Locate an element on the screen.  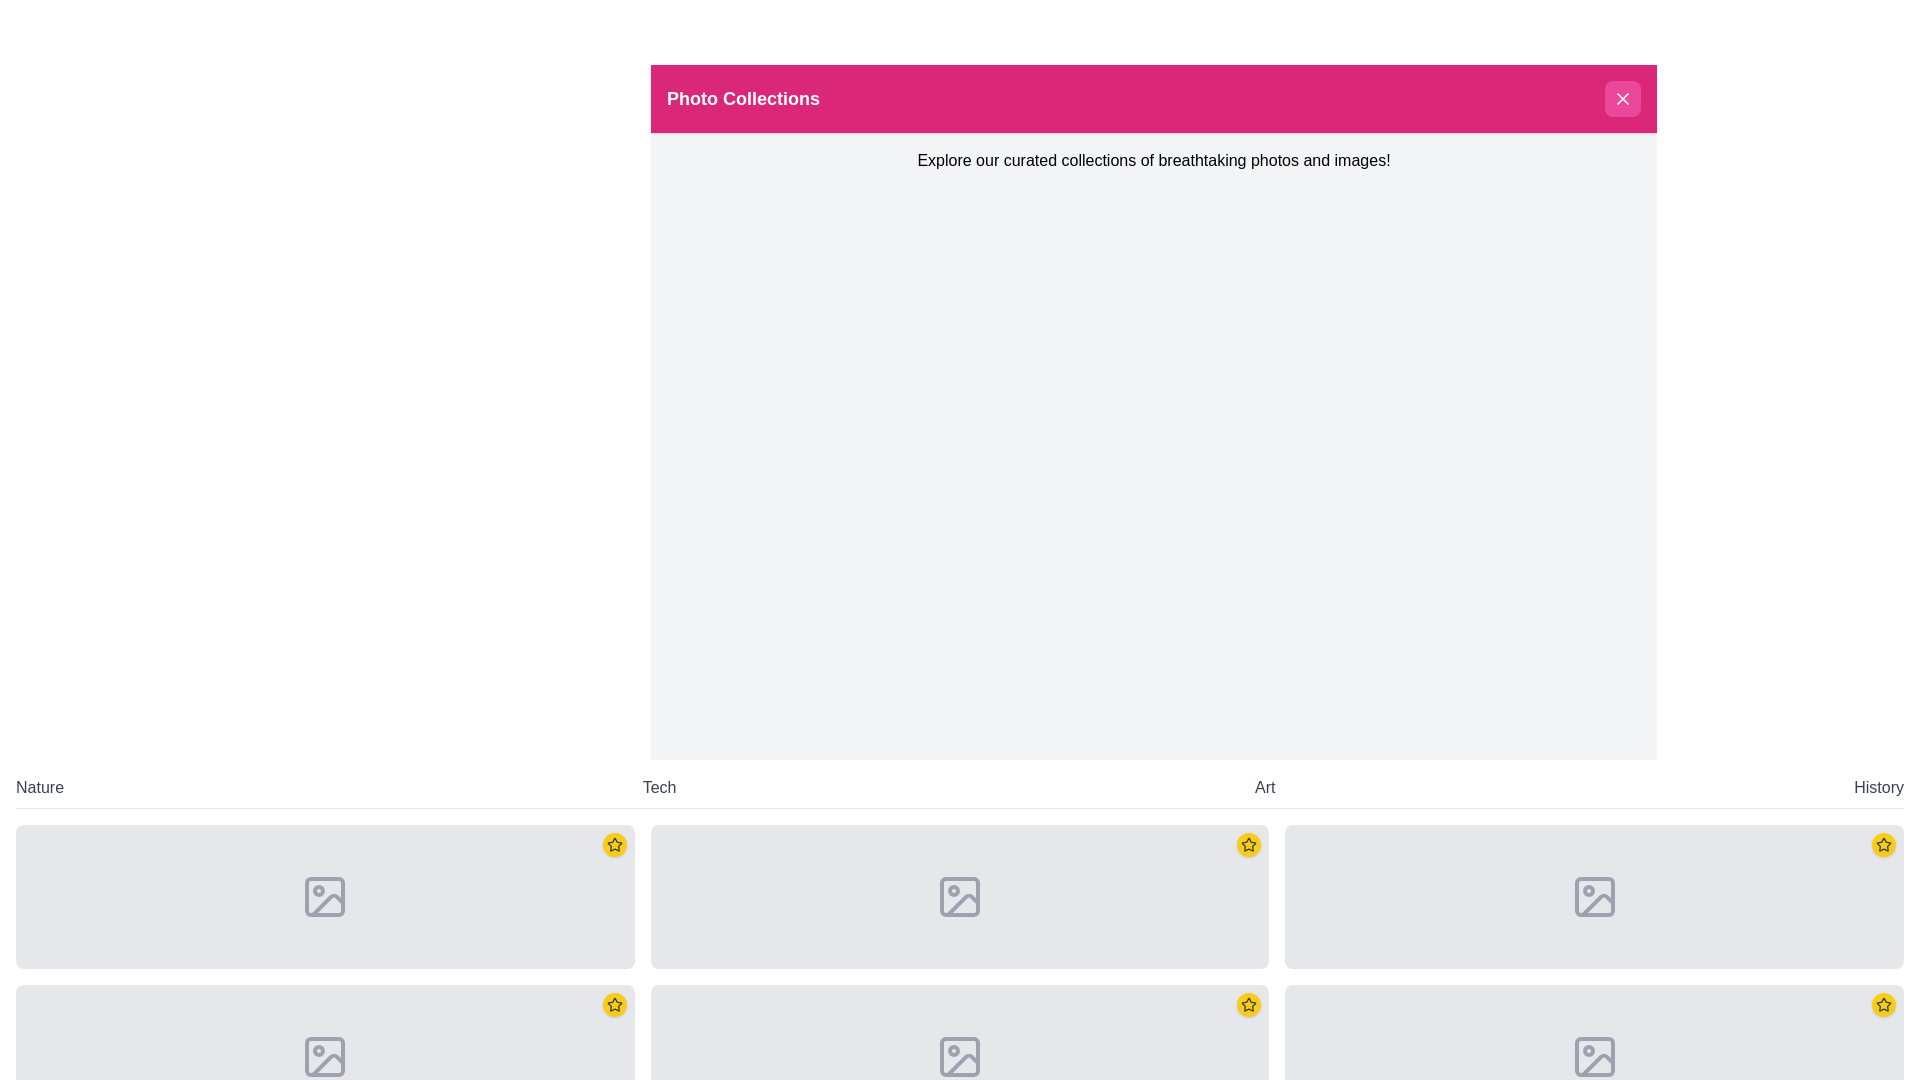
the favorite toggle button located at the top-right corner of the light gray rectangular card under the 'Art' category is located at coordinates (1248, 844).